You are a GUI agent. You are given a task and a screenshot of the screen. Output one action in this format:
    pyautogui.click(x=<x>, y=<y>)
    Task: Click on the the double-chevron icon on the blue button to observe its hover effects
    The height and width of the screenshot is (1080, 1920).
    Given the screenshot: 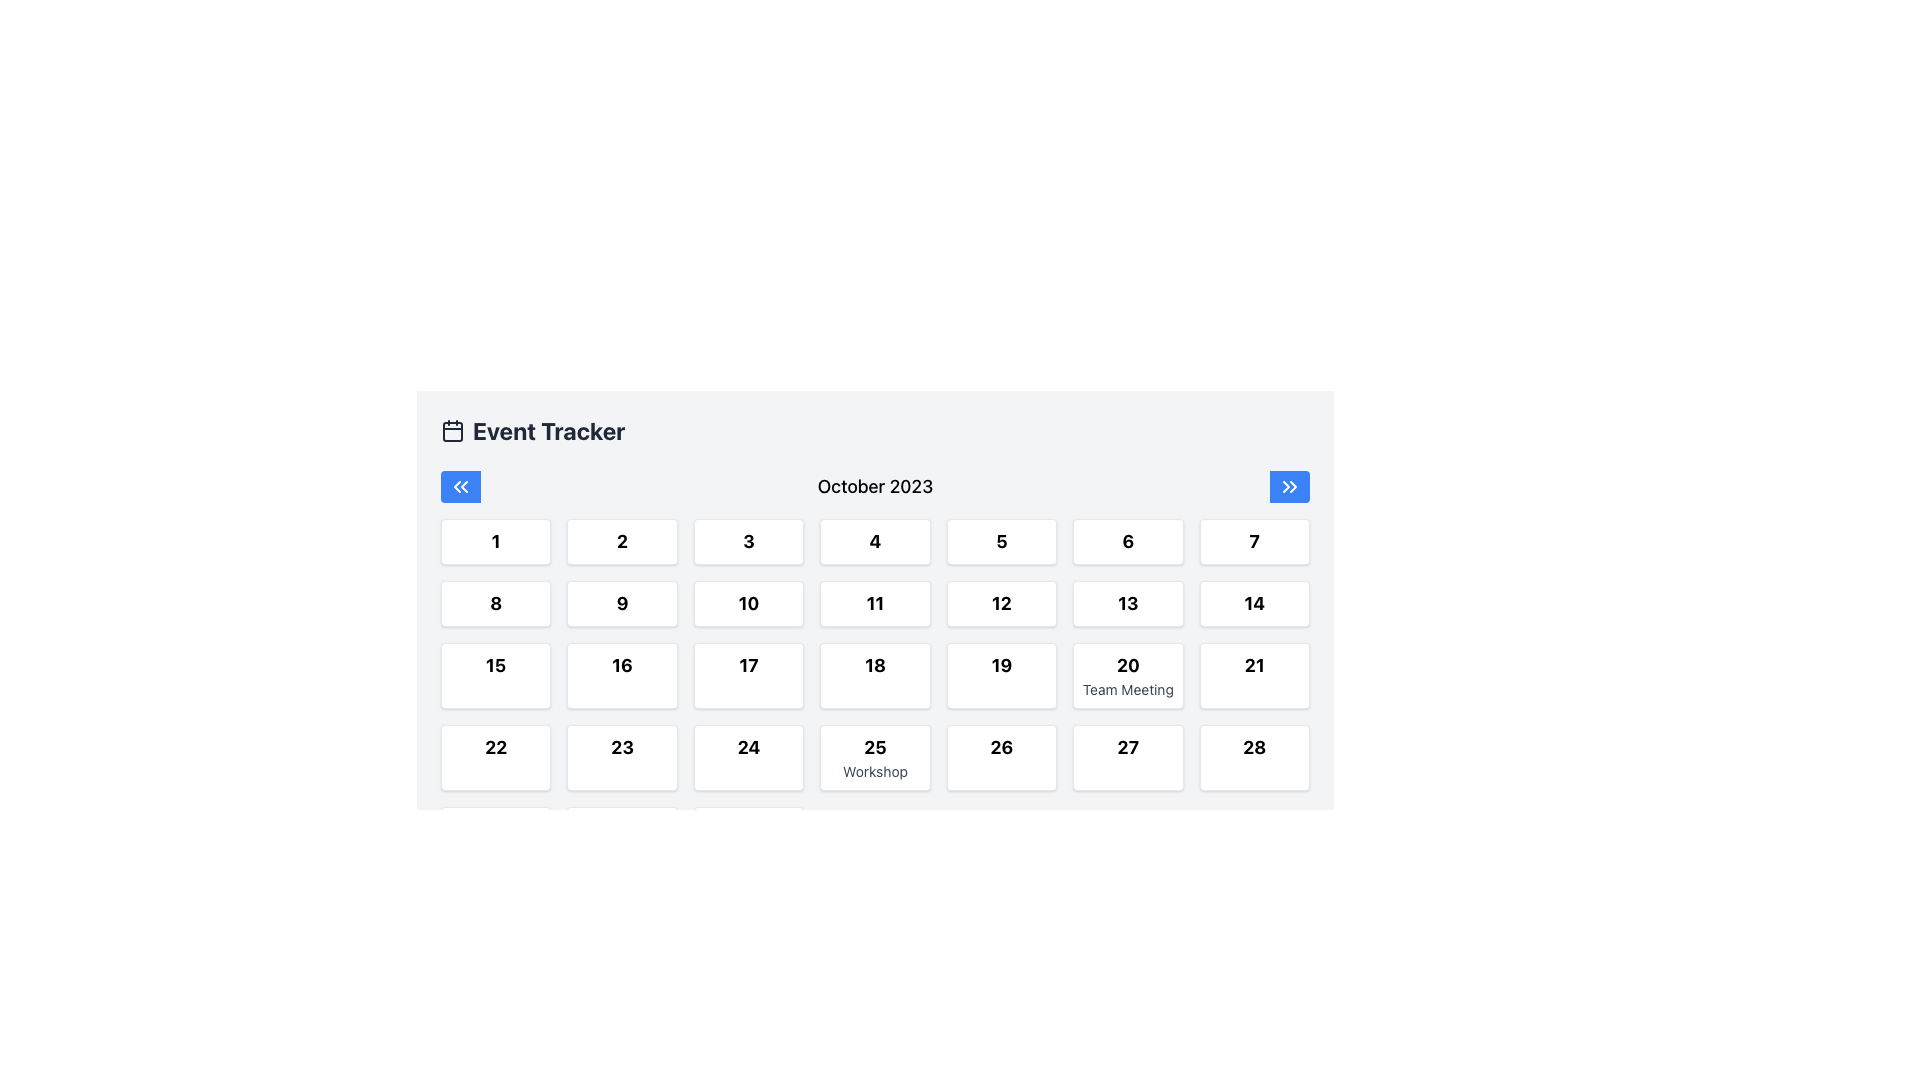 What is the action you would take?
    pyautogui.click(x=459, y=486)
    